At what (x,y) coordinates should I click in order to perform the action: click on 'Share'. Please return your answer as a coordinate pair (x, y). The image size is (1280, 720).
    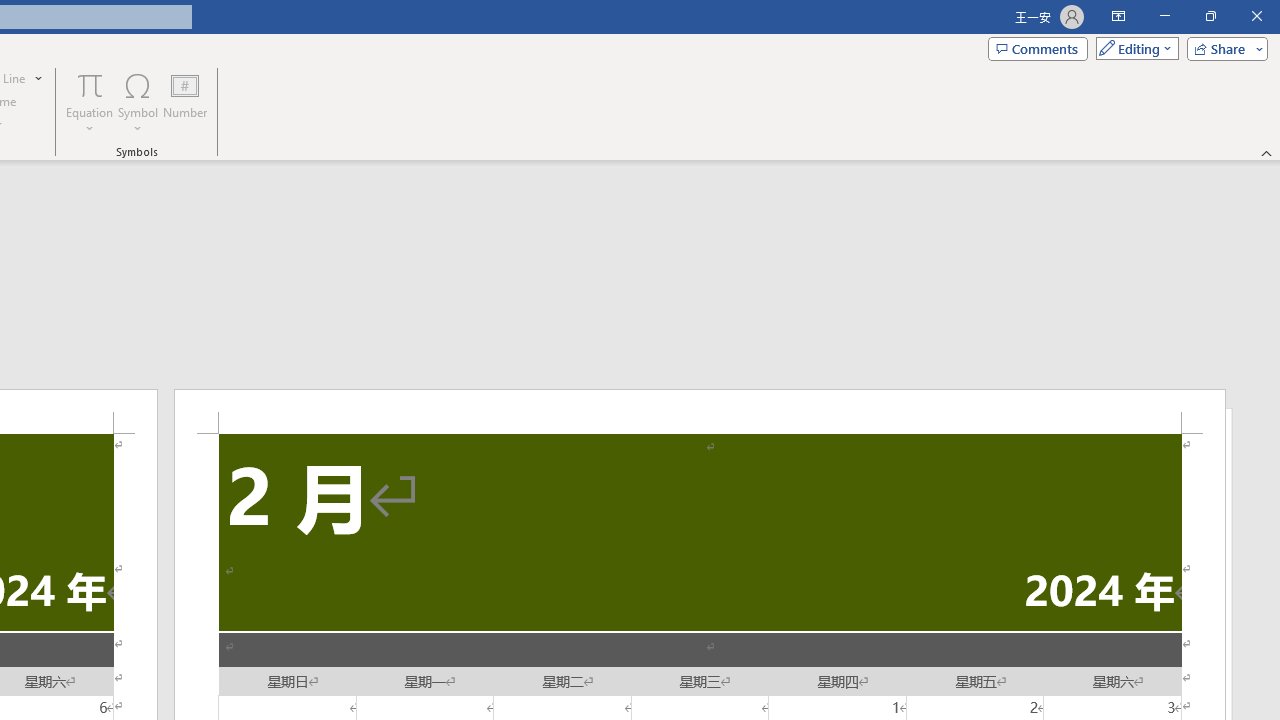
    Looking at the image, I should click on (1222, 47).